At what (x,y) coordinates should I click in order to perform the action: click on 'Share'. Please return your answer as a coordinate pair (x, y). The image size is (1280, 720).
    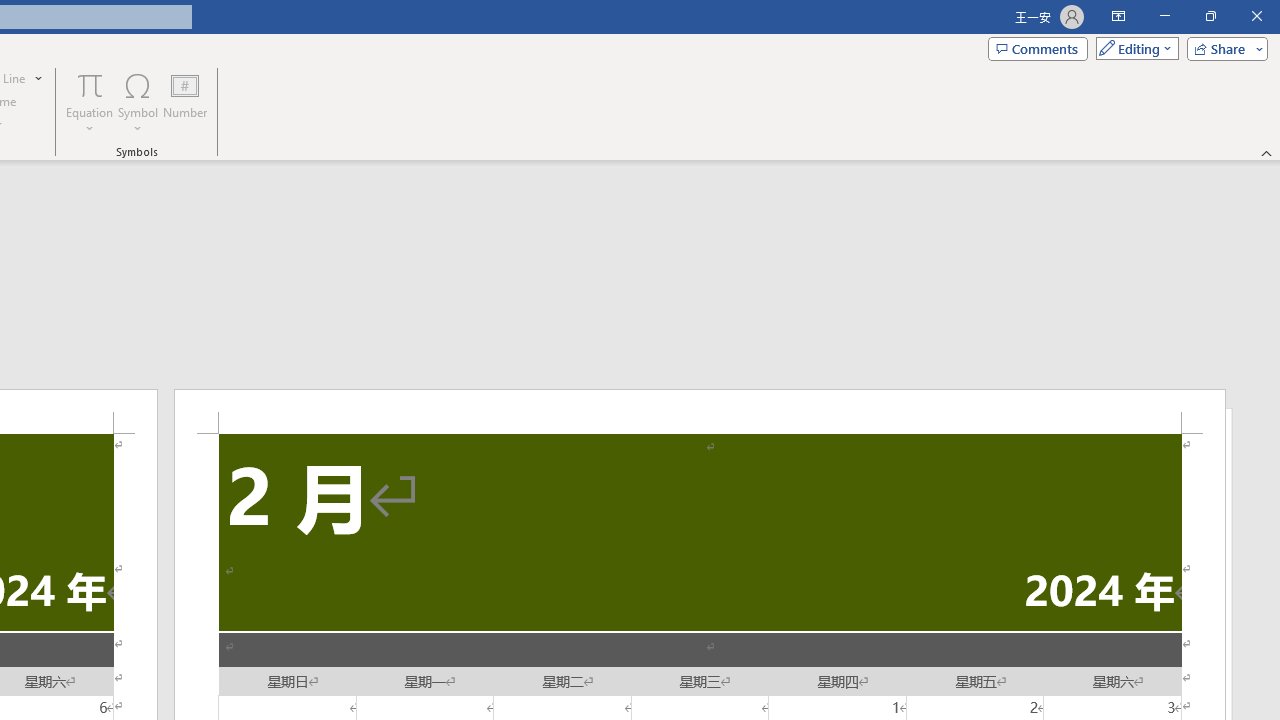
    Looking at the image, I should click on (1222, 47).